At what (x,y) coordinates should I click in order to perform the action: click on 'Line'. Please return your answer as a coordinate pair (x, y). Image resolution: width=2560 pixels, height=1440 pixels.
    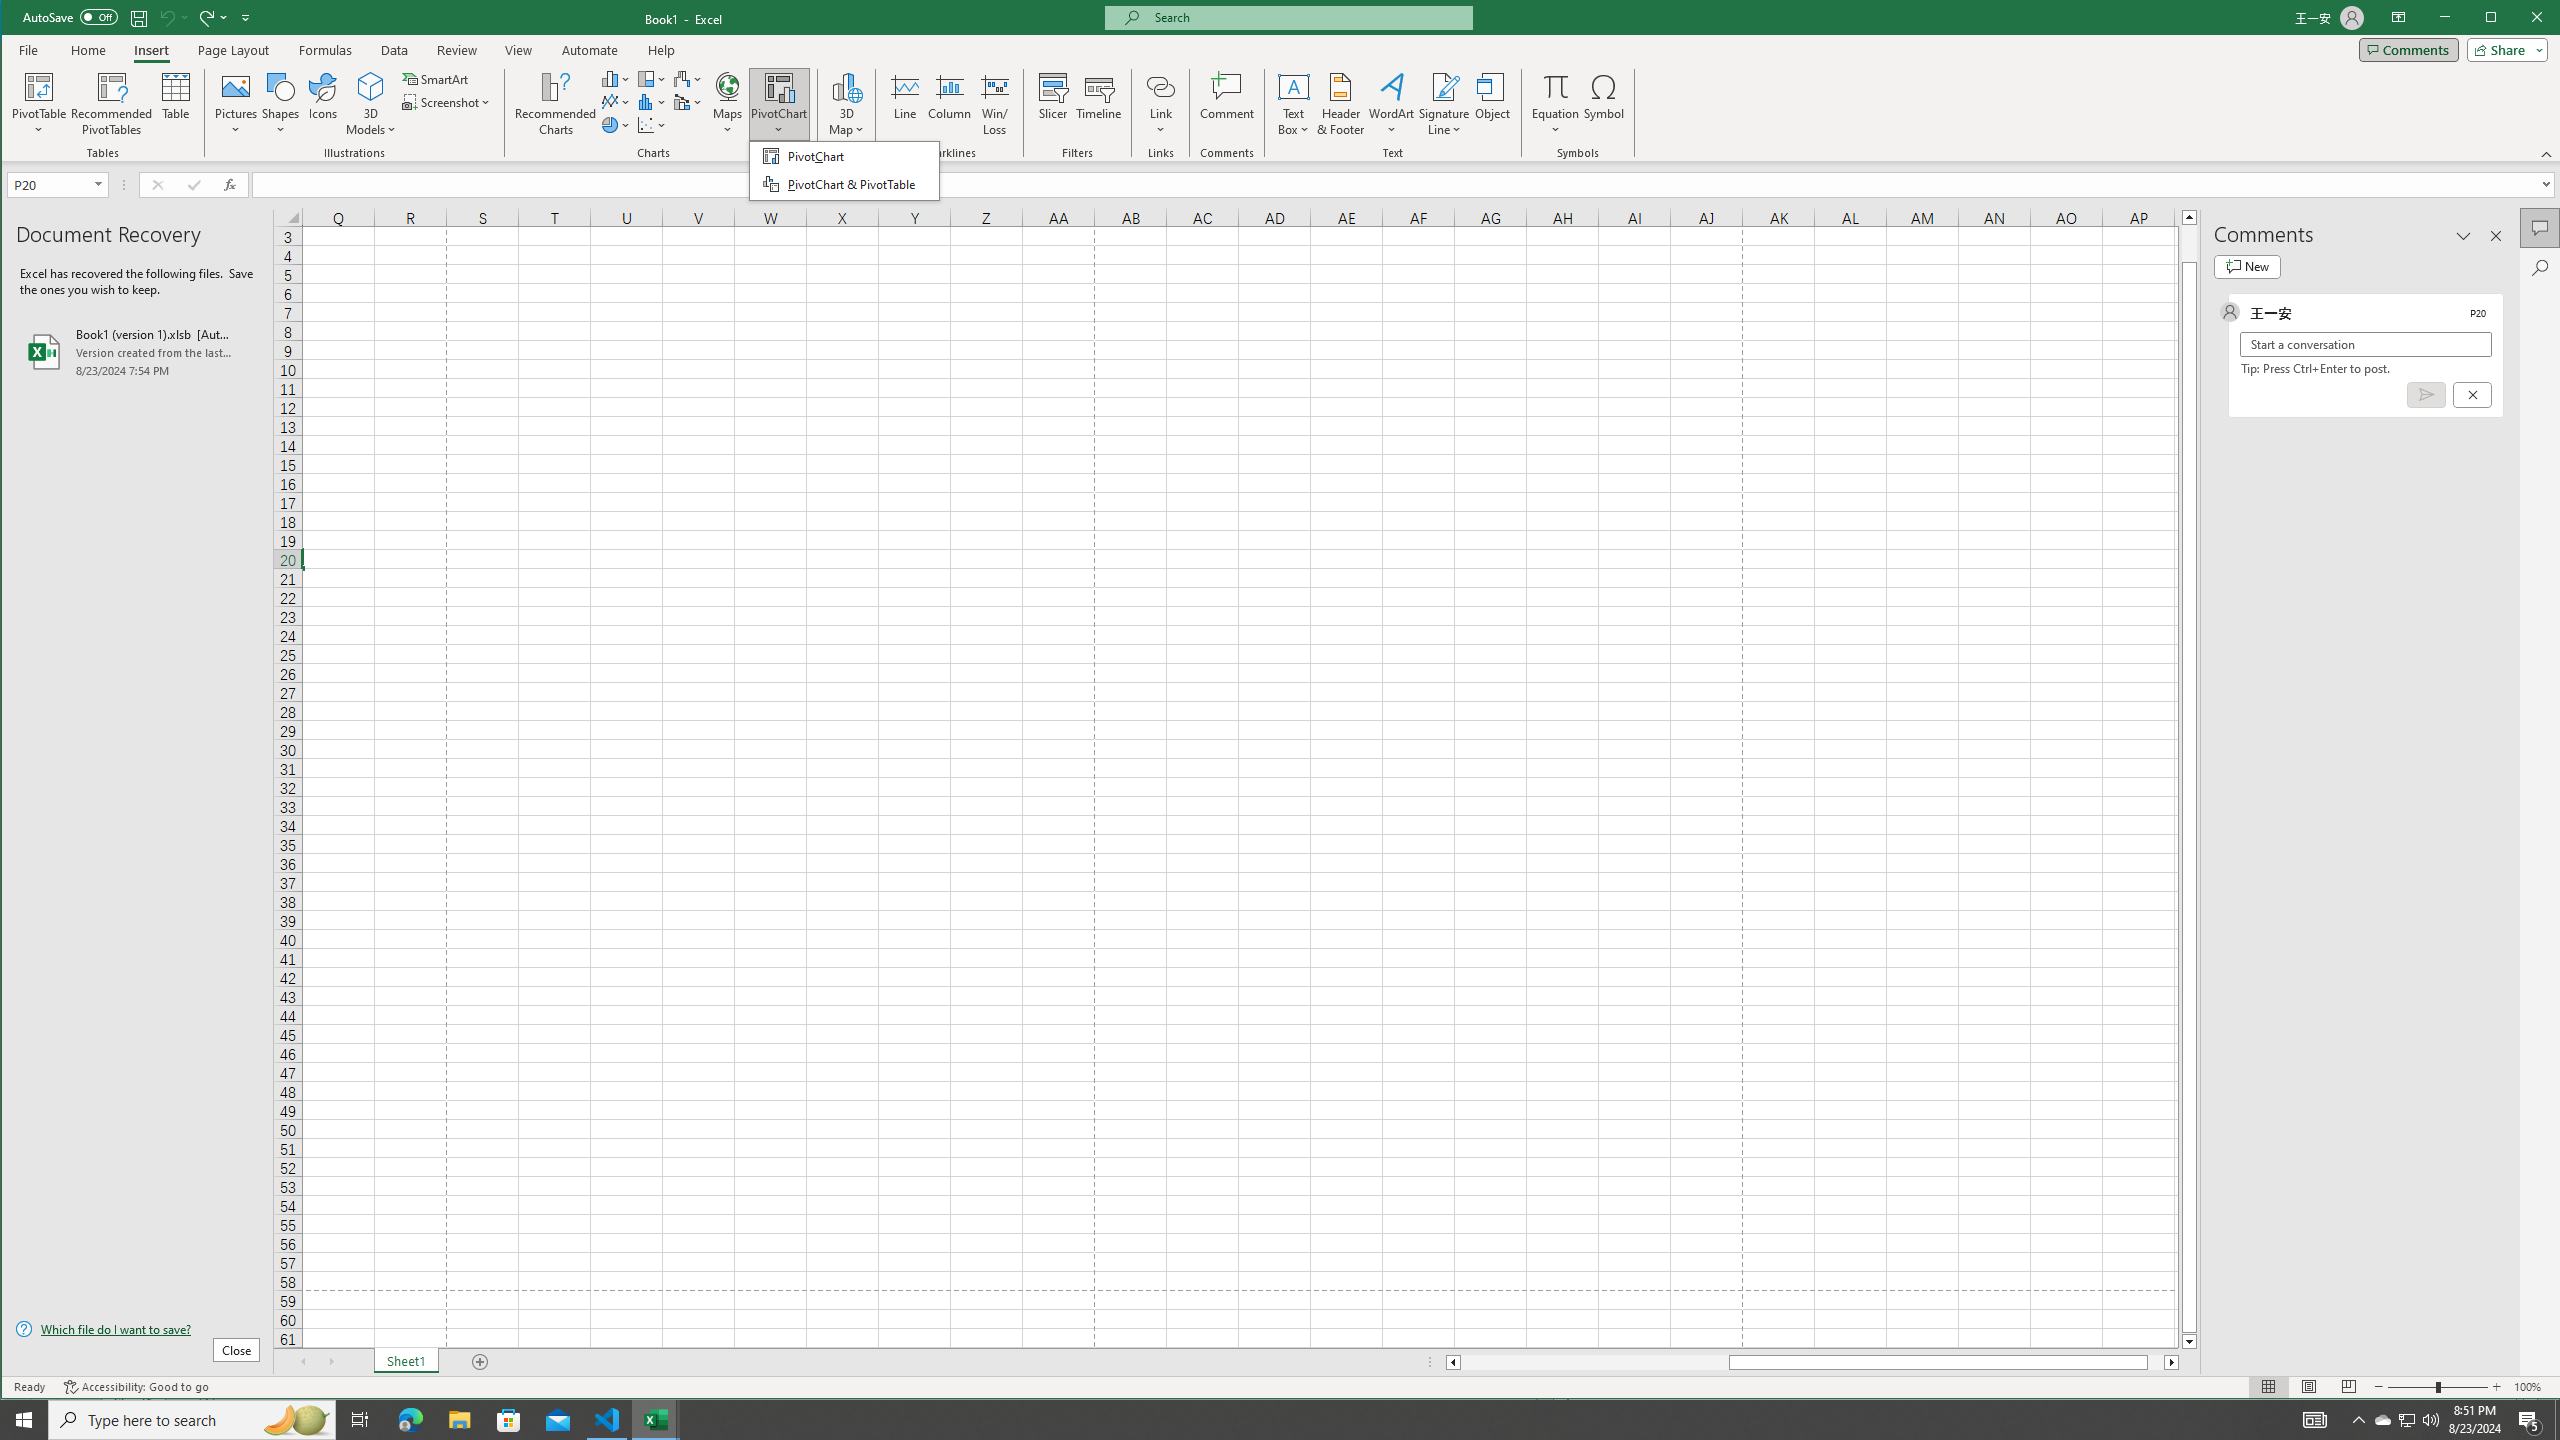
    Looking at the image, I should click on (904, 103).